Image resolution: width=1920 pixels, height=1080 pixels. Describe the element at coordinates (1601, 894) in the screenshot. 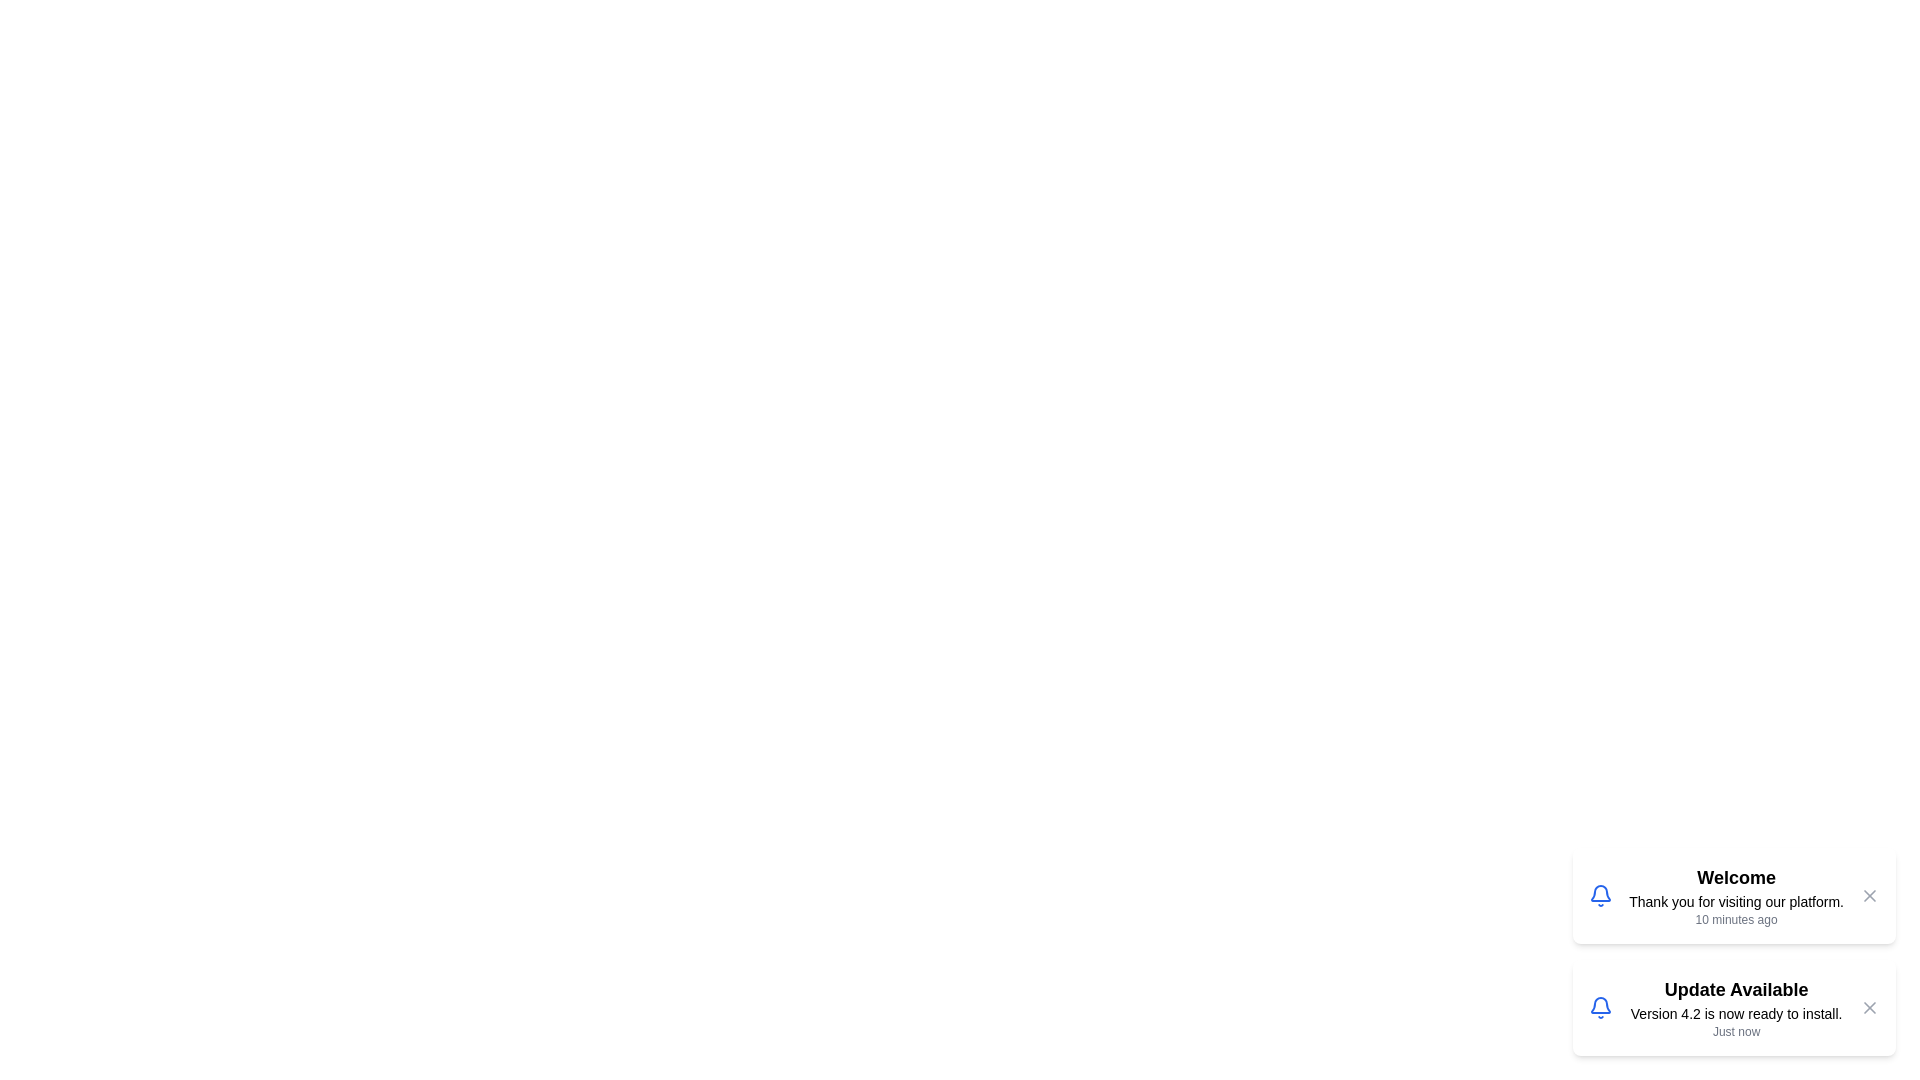

I see `the notification icon to identify it` at that location.